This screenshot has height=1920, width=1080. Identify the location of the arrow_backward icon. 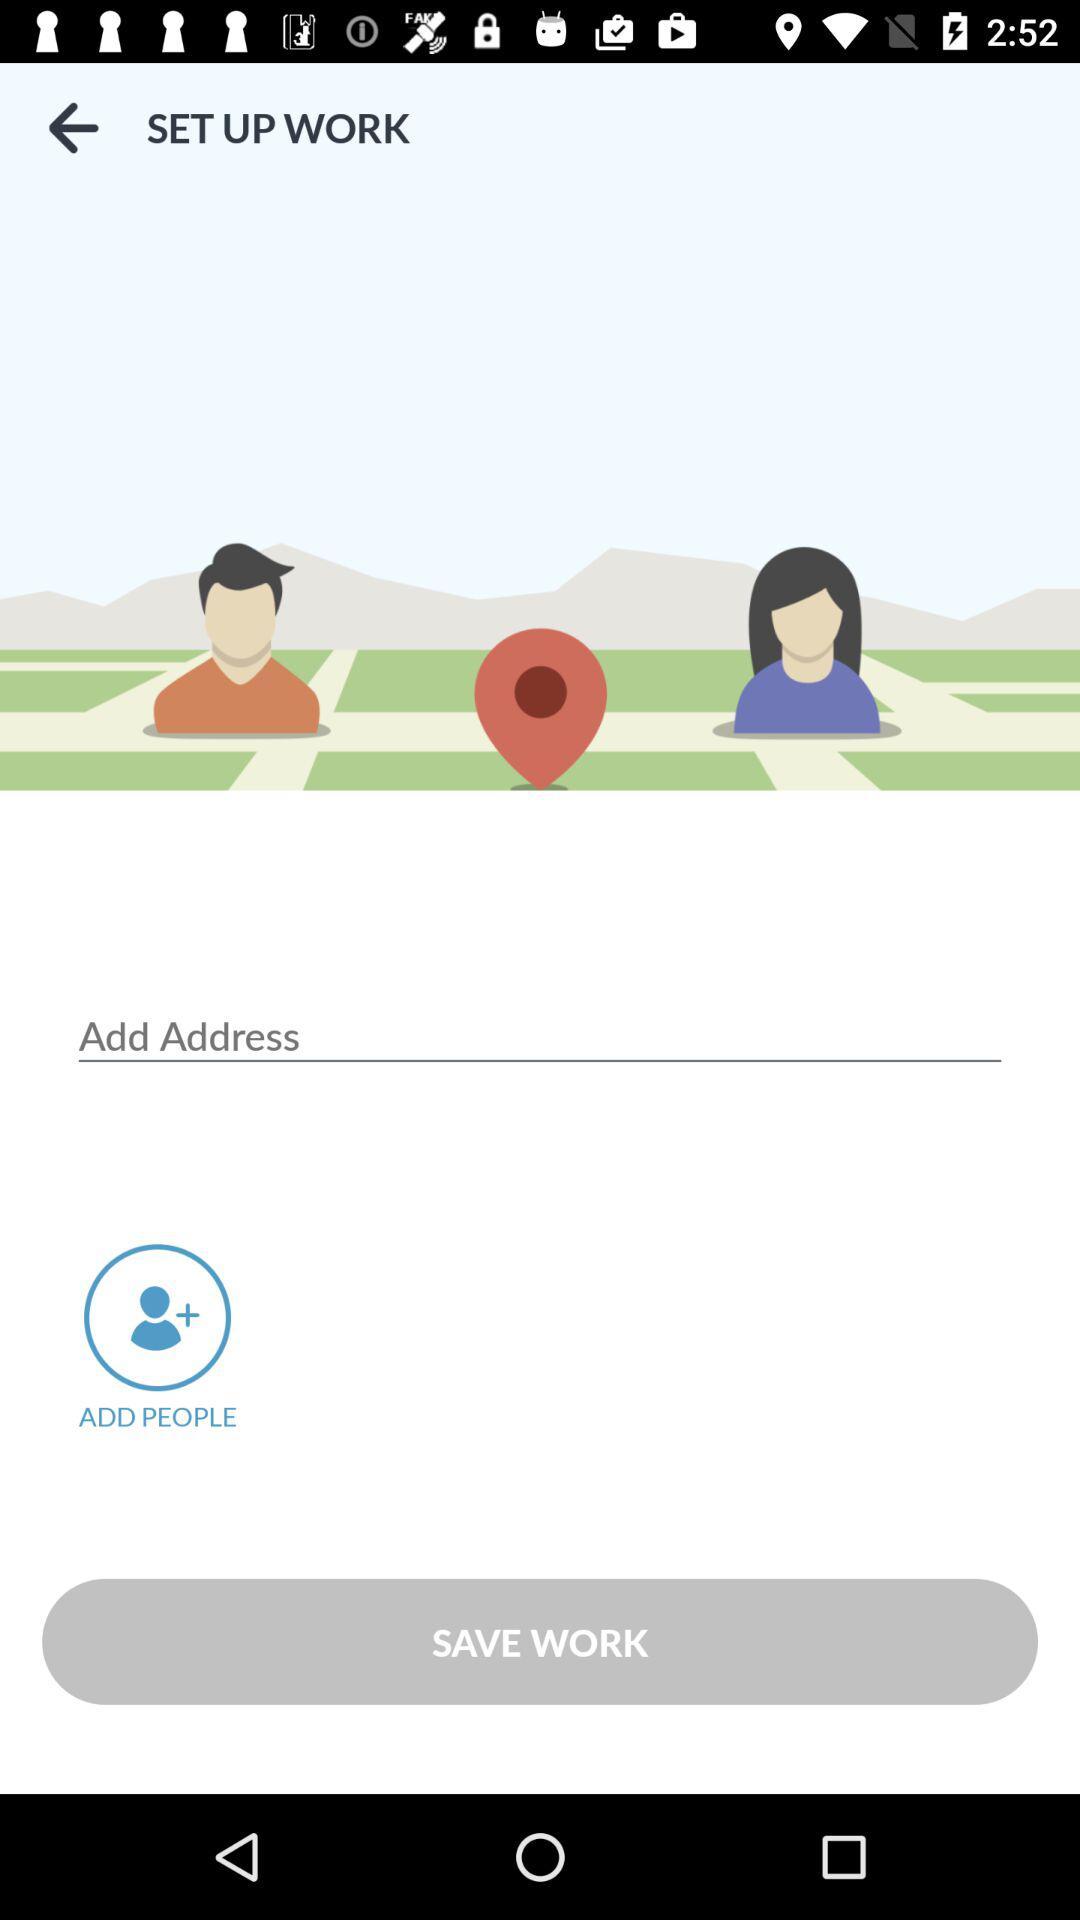
(72, 127).